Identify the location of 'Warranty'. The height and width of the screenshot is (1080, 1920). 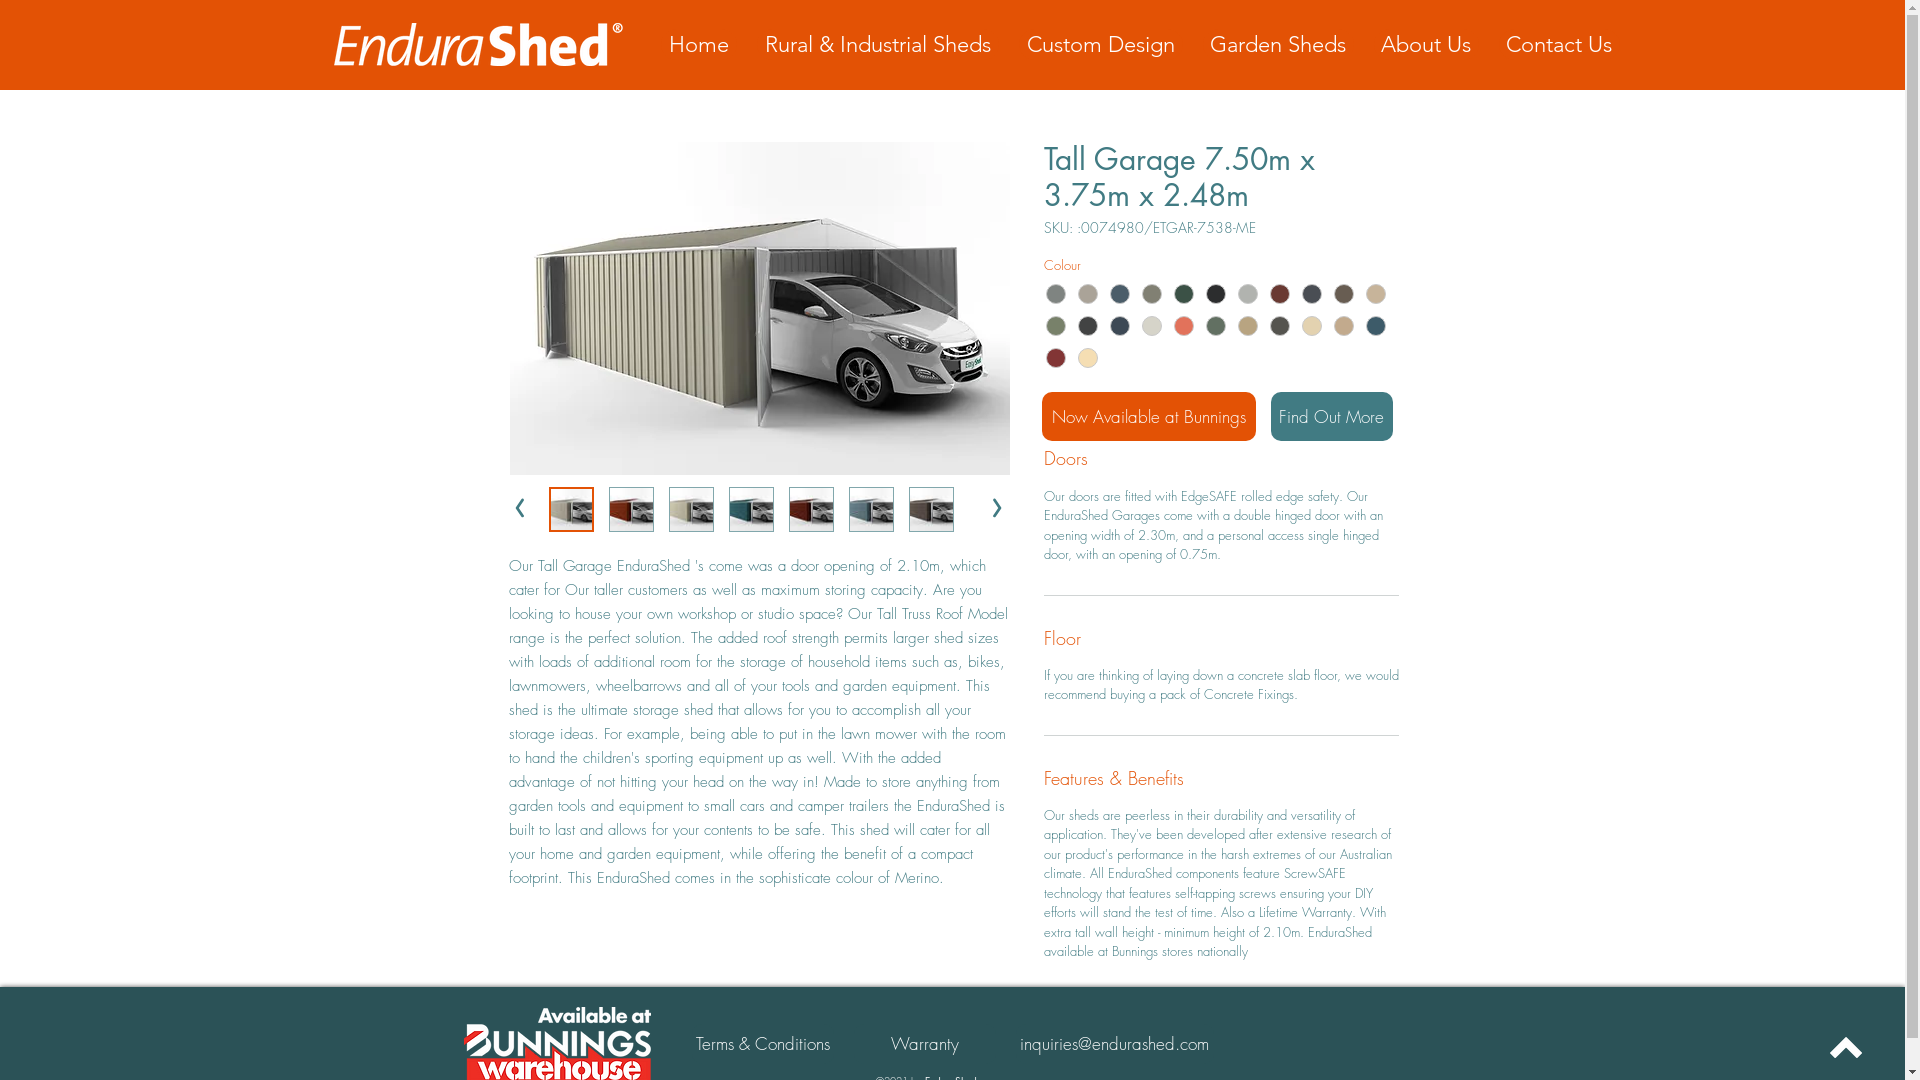
(854, 1043).